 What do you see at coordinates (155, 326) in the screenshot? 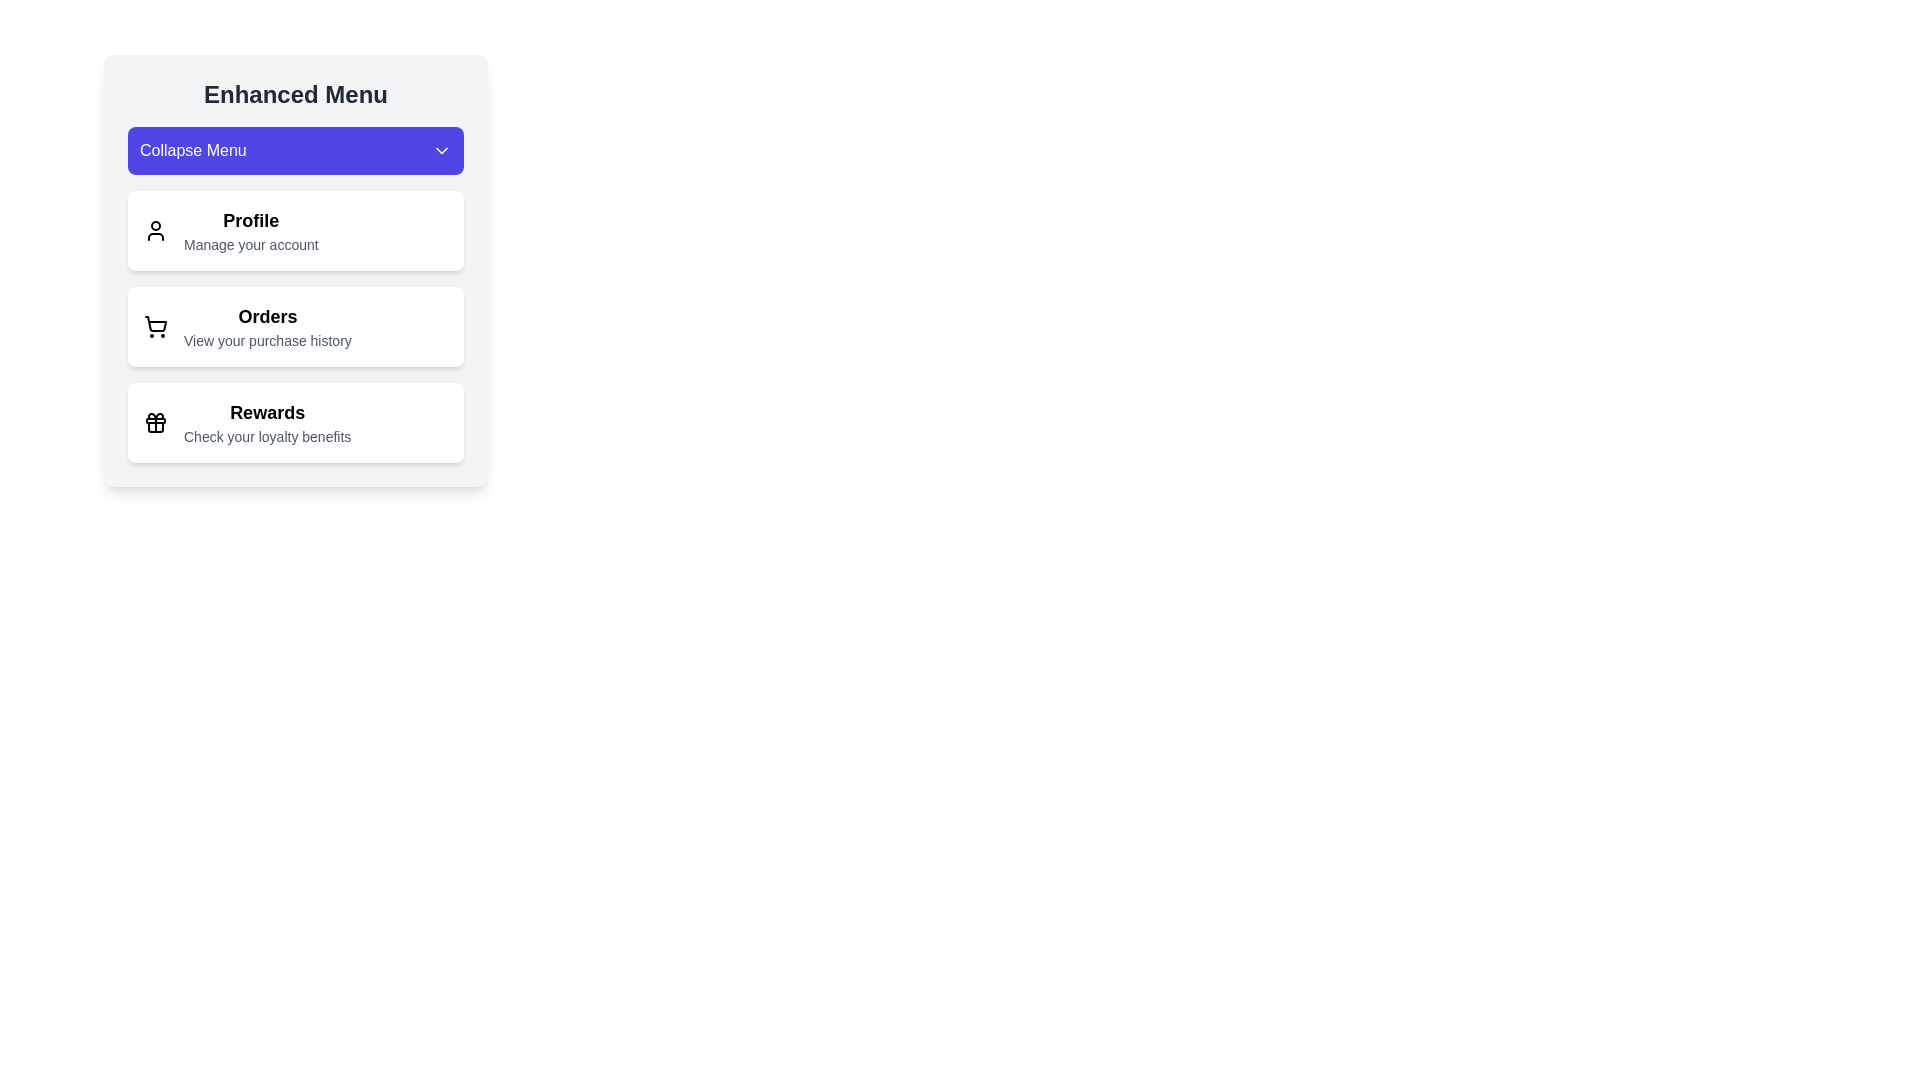
I see `the shopping cart icon located to the left of the 'Orders' label in the 'Enhanced Menu' panel` at bounding box center [155, 326].